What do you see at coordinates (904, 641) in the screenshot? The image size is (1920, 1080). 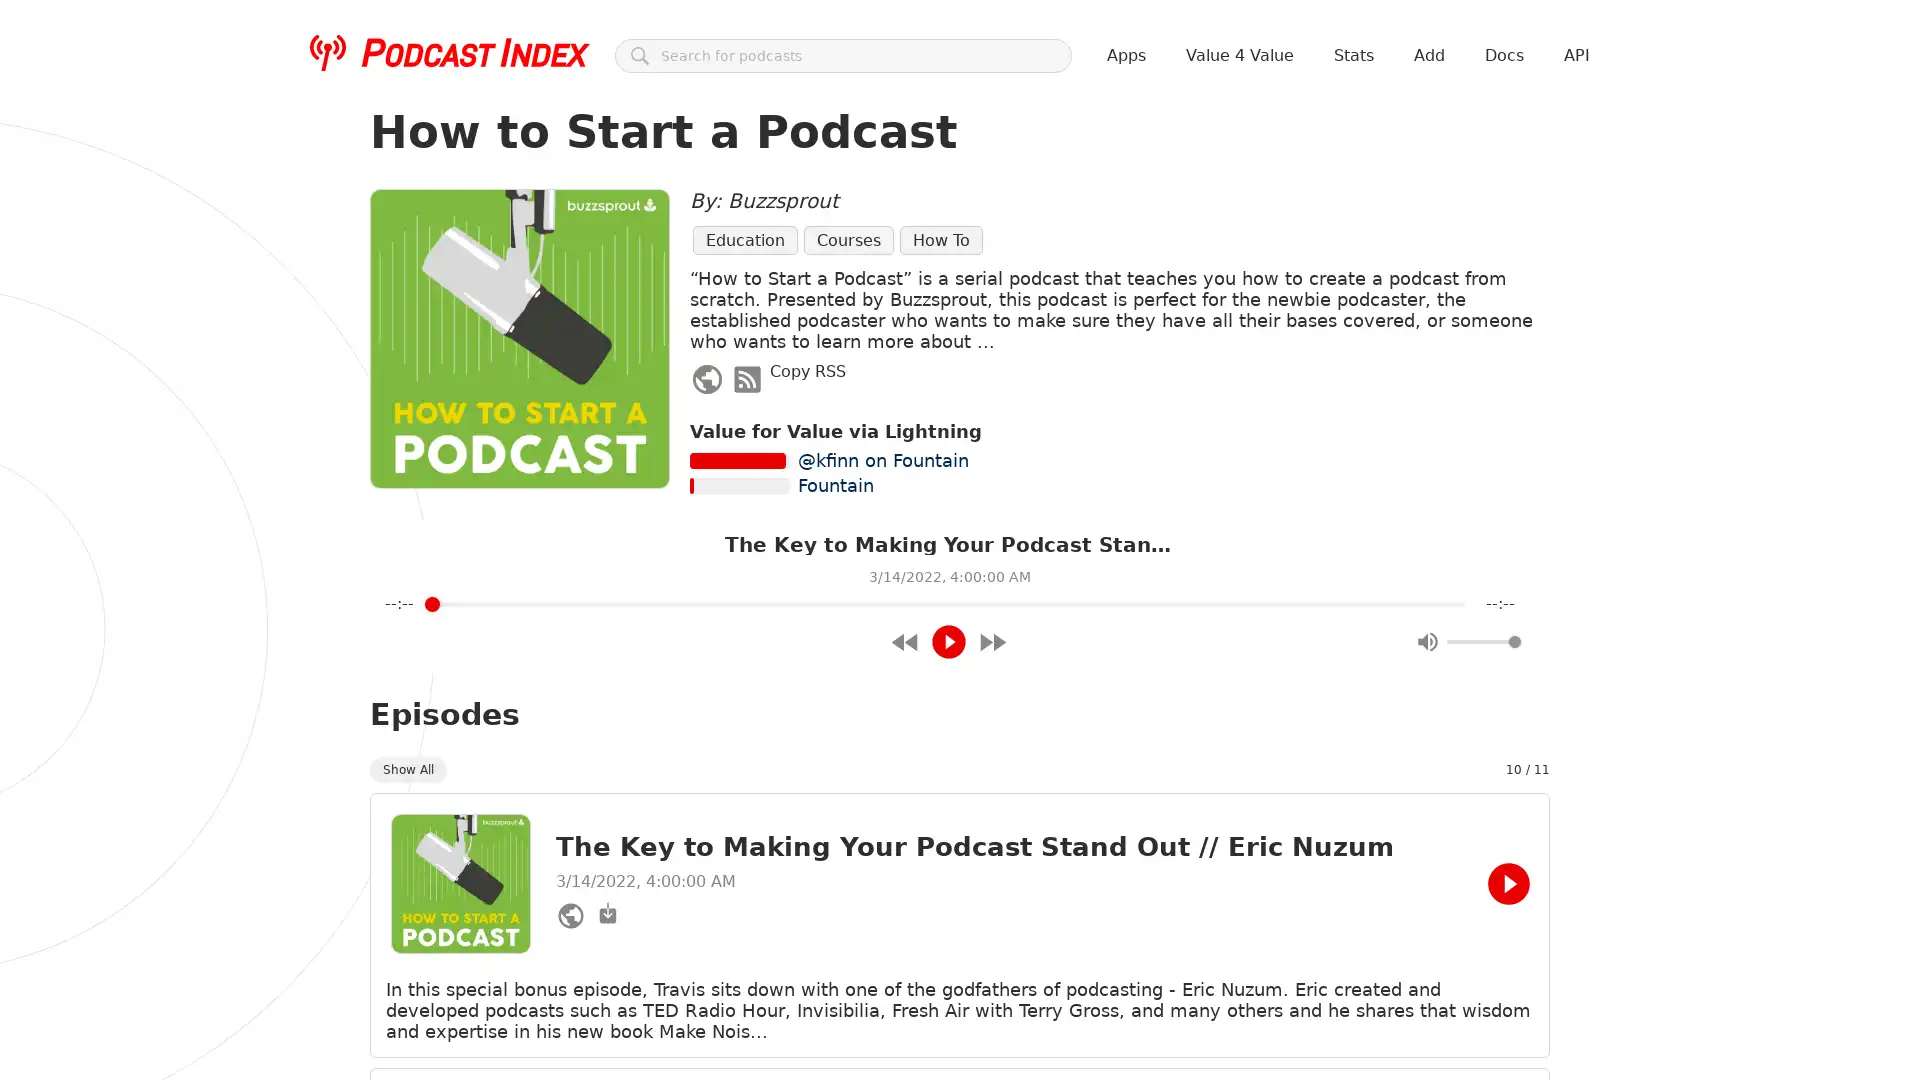 I see `Rewind` at bounding box center [904, 641].